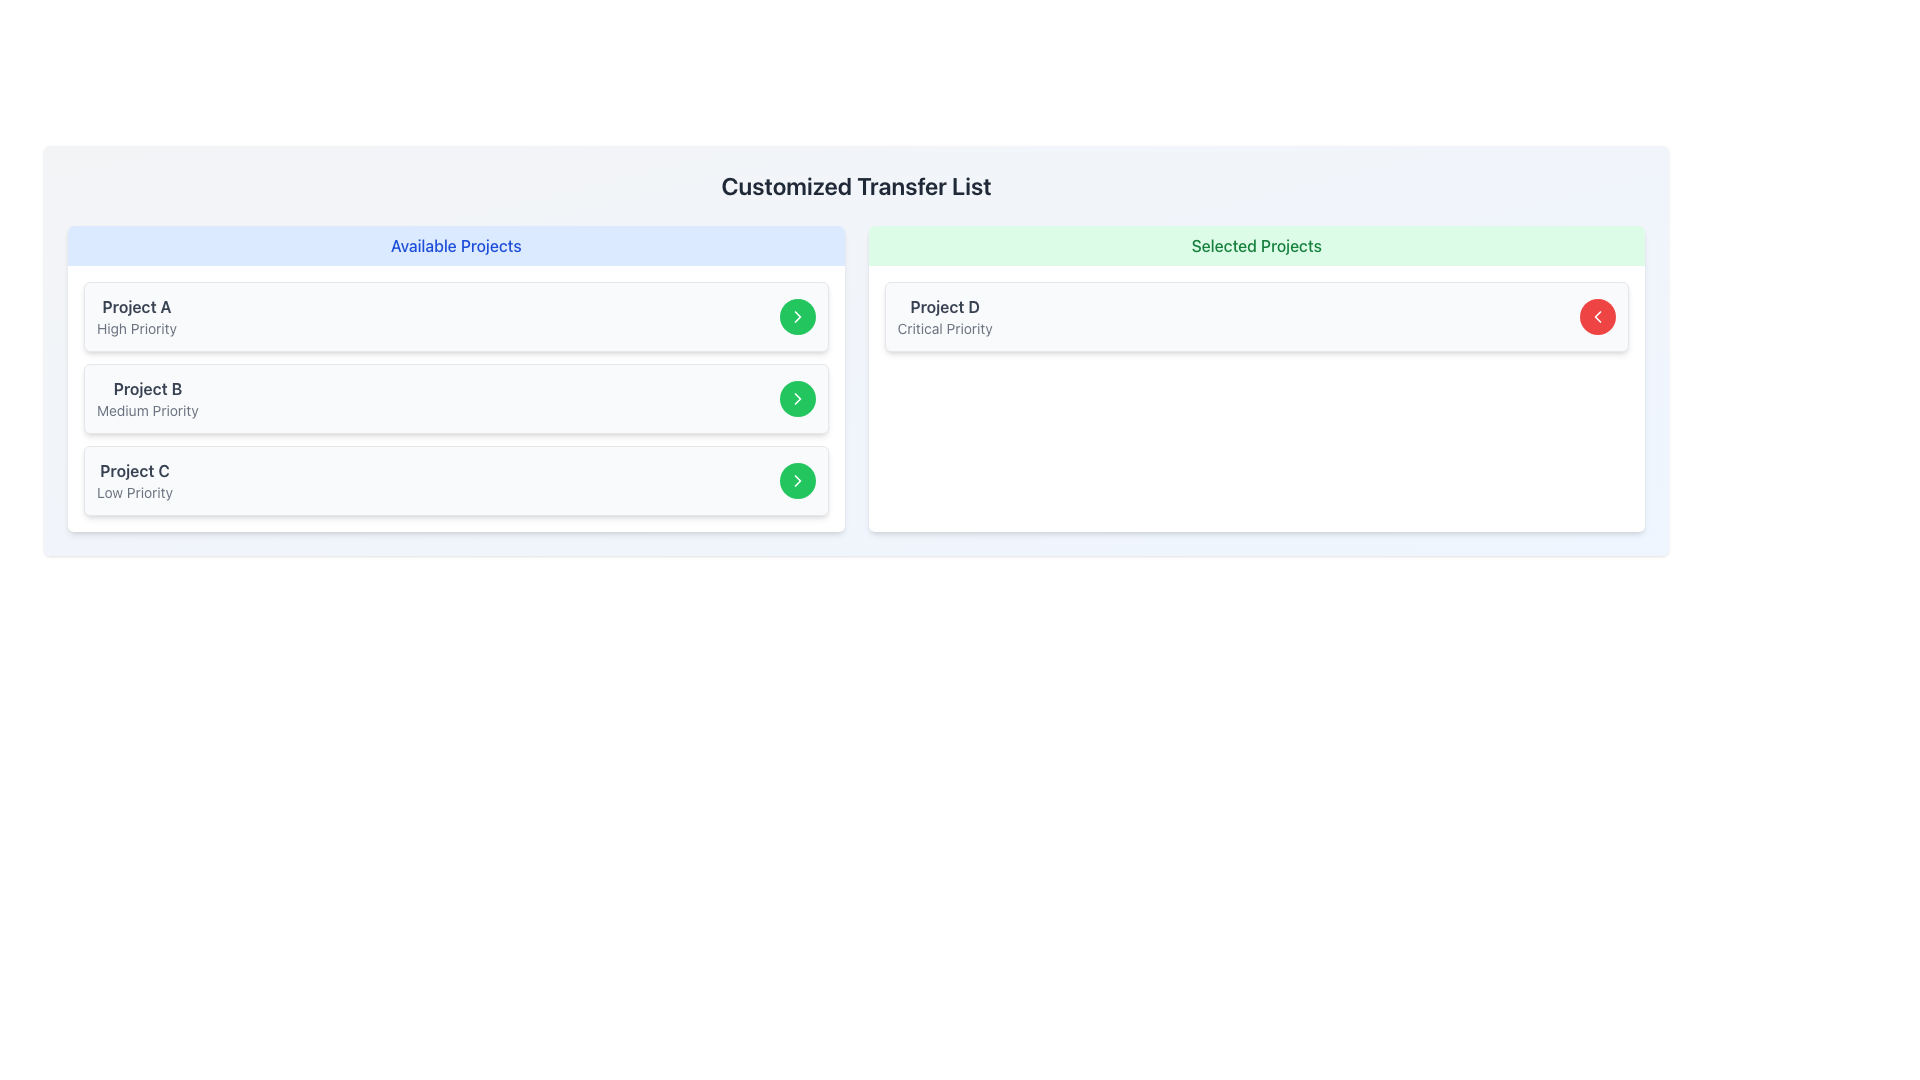 The width and height of the screenshot is (1920, 1080). What do you see at coordinates (133, 493) in the screenshot?
I see `the Text Label indicating the priority level of 'Project C' located below its title in the 'Available Projects' list` at bounding box center [133, 493].